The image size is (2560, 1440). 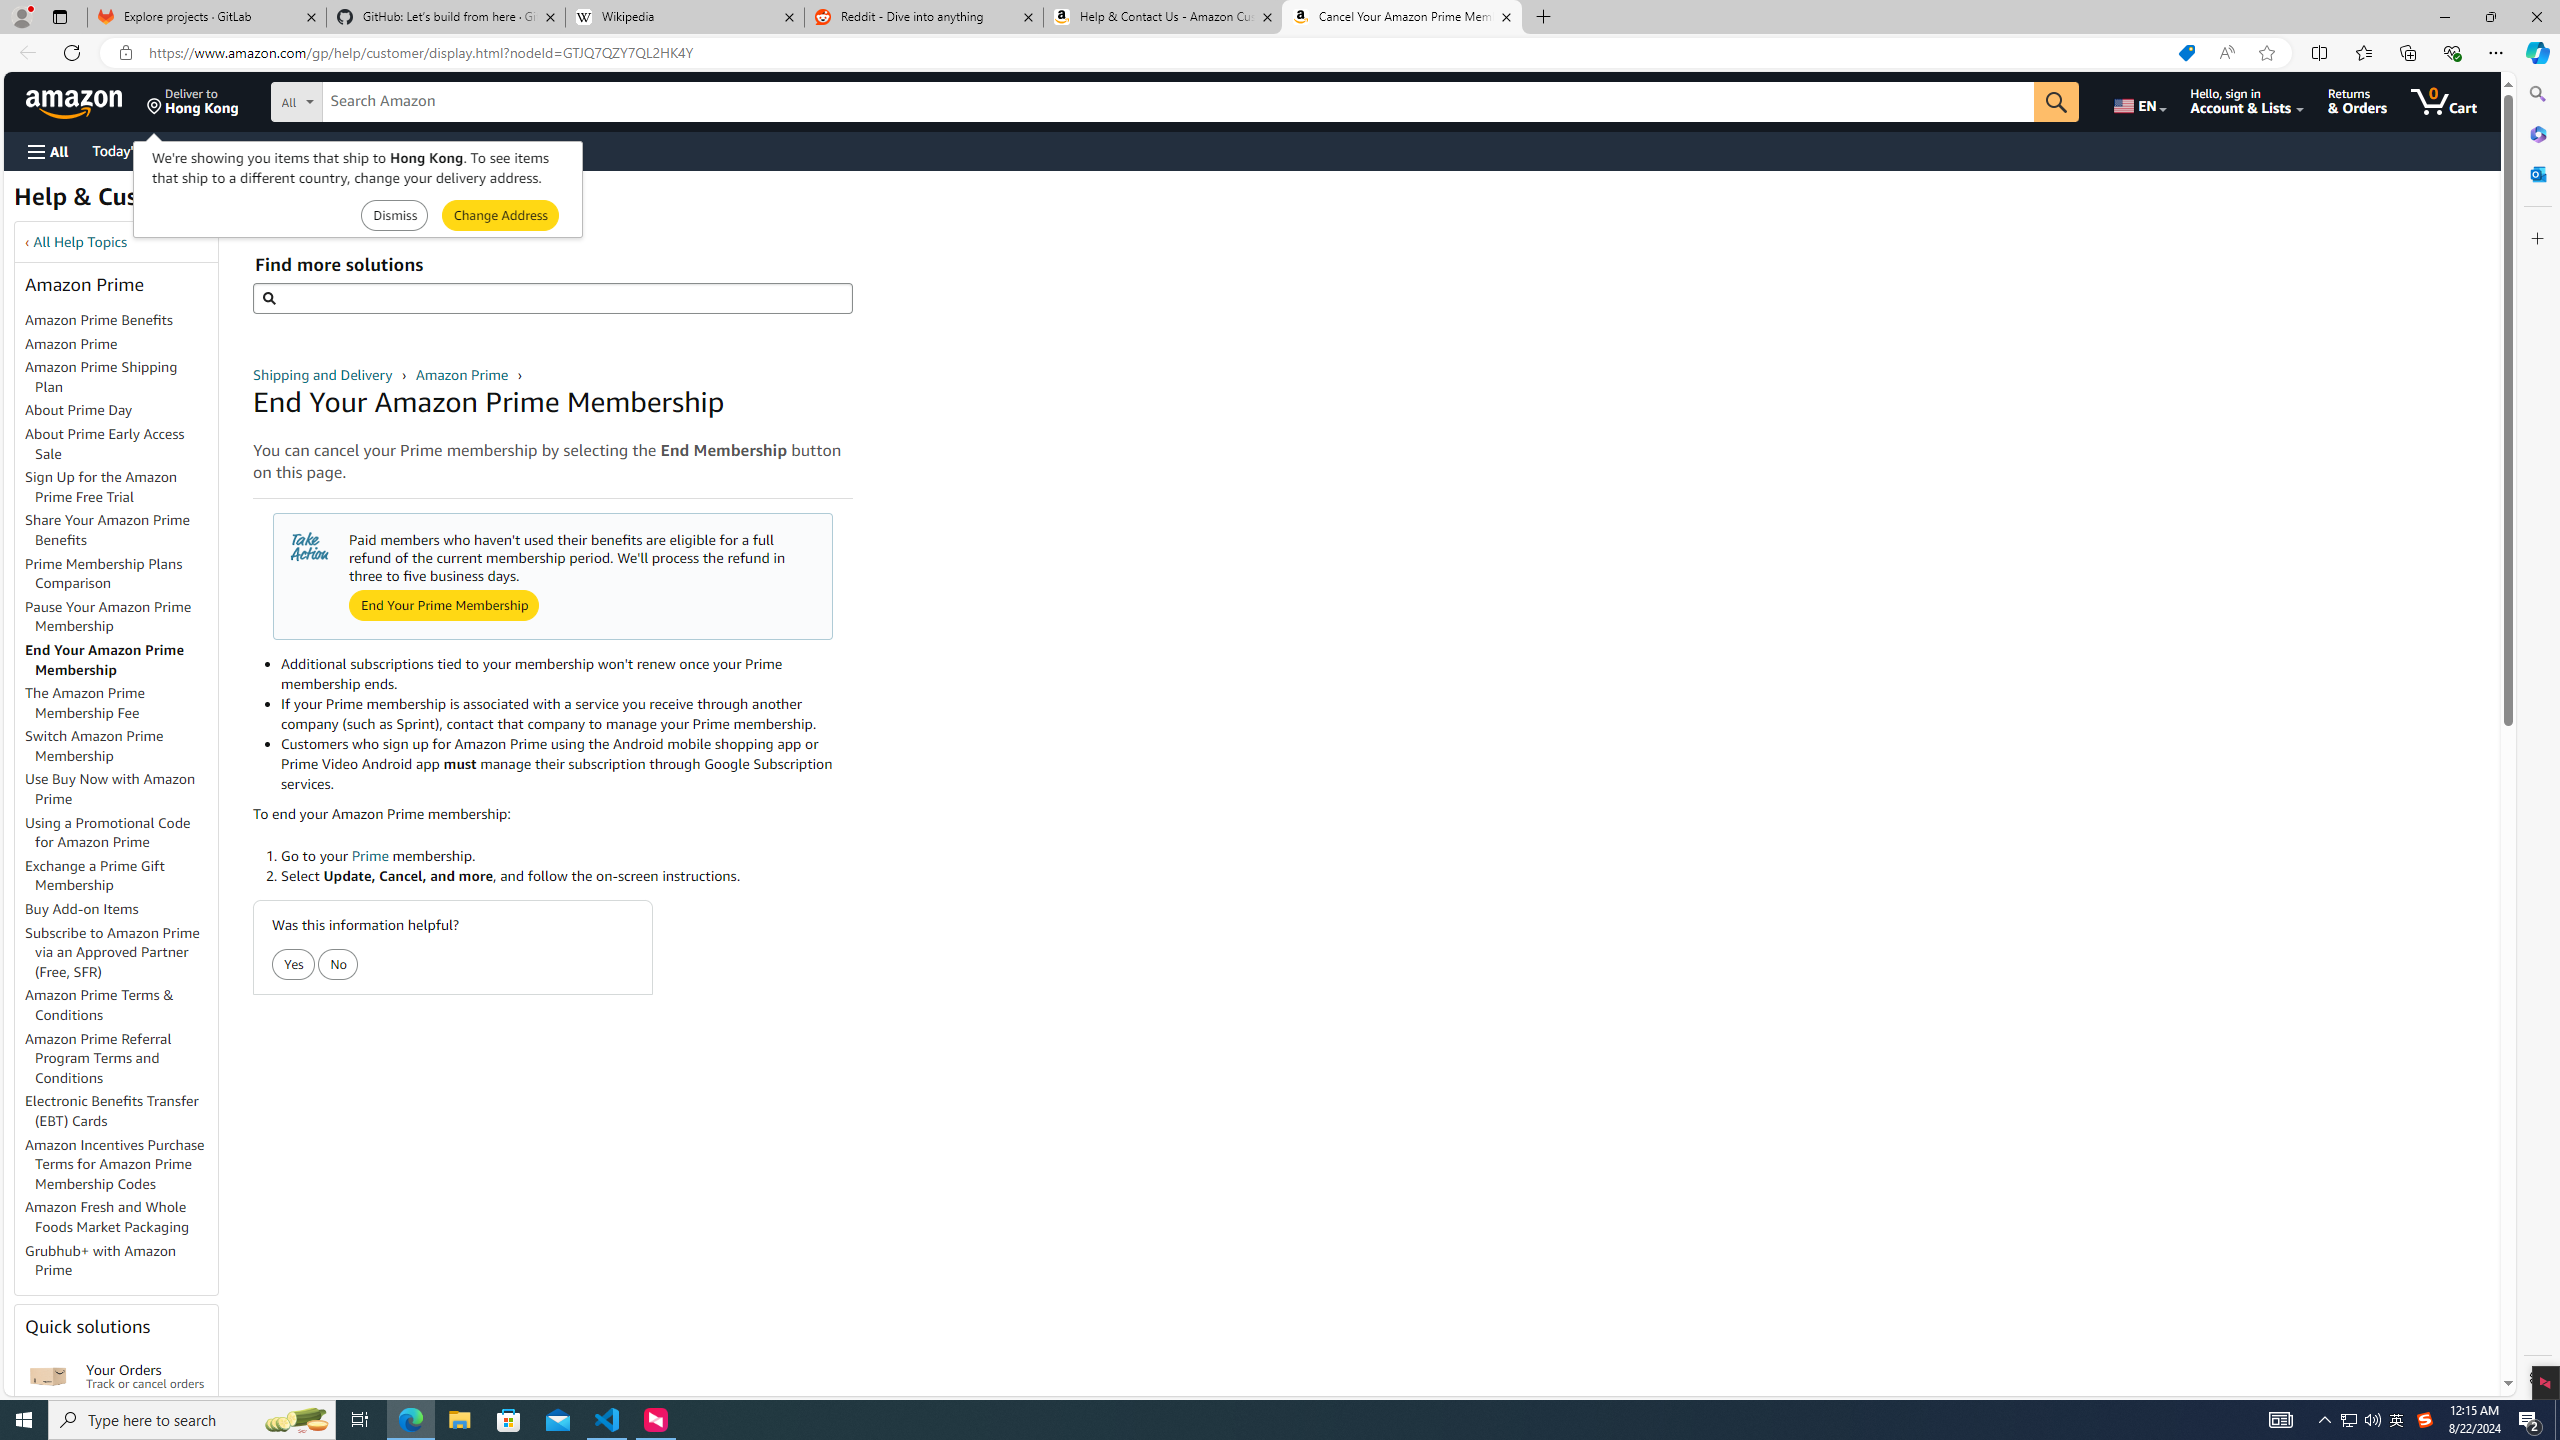 What do you see at coordinates (121, 487) in the screenshot?
I see `'Sign Up for the Amazon Prime Free Trial'` at bounding box center [121, 487].